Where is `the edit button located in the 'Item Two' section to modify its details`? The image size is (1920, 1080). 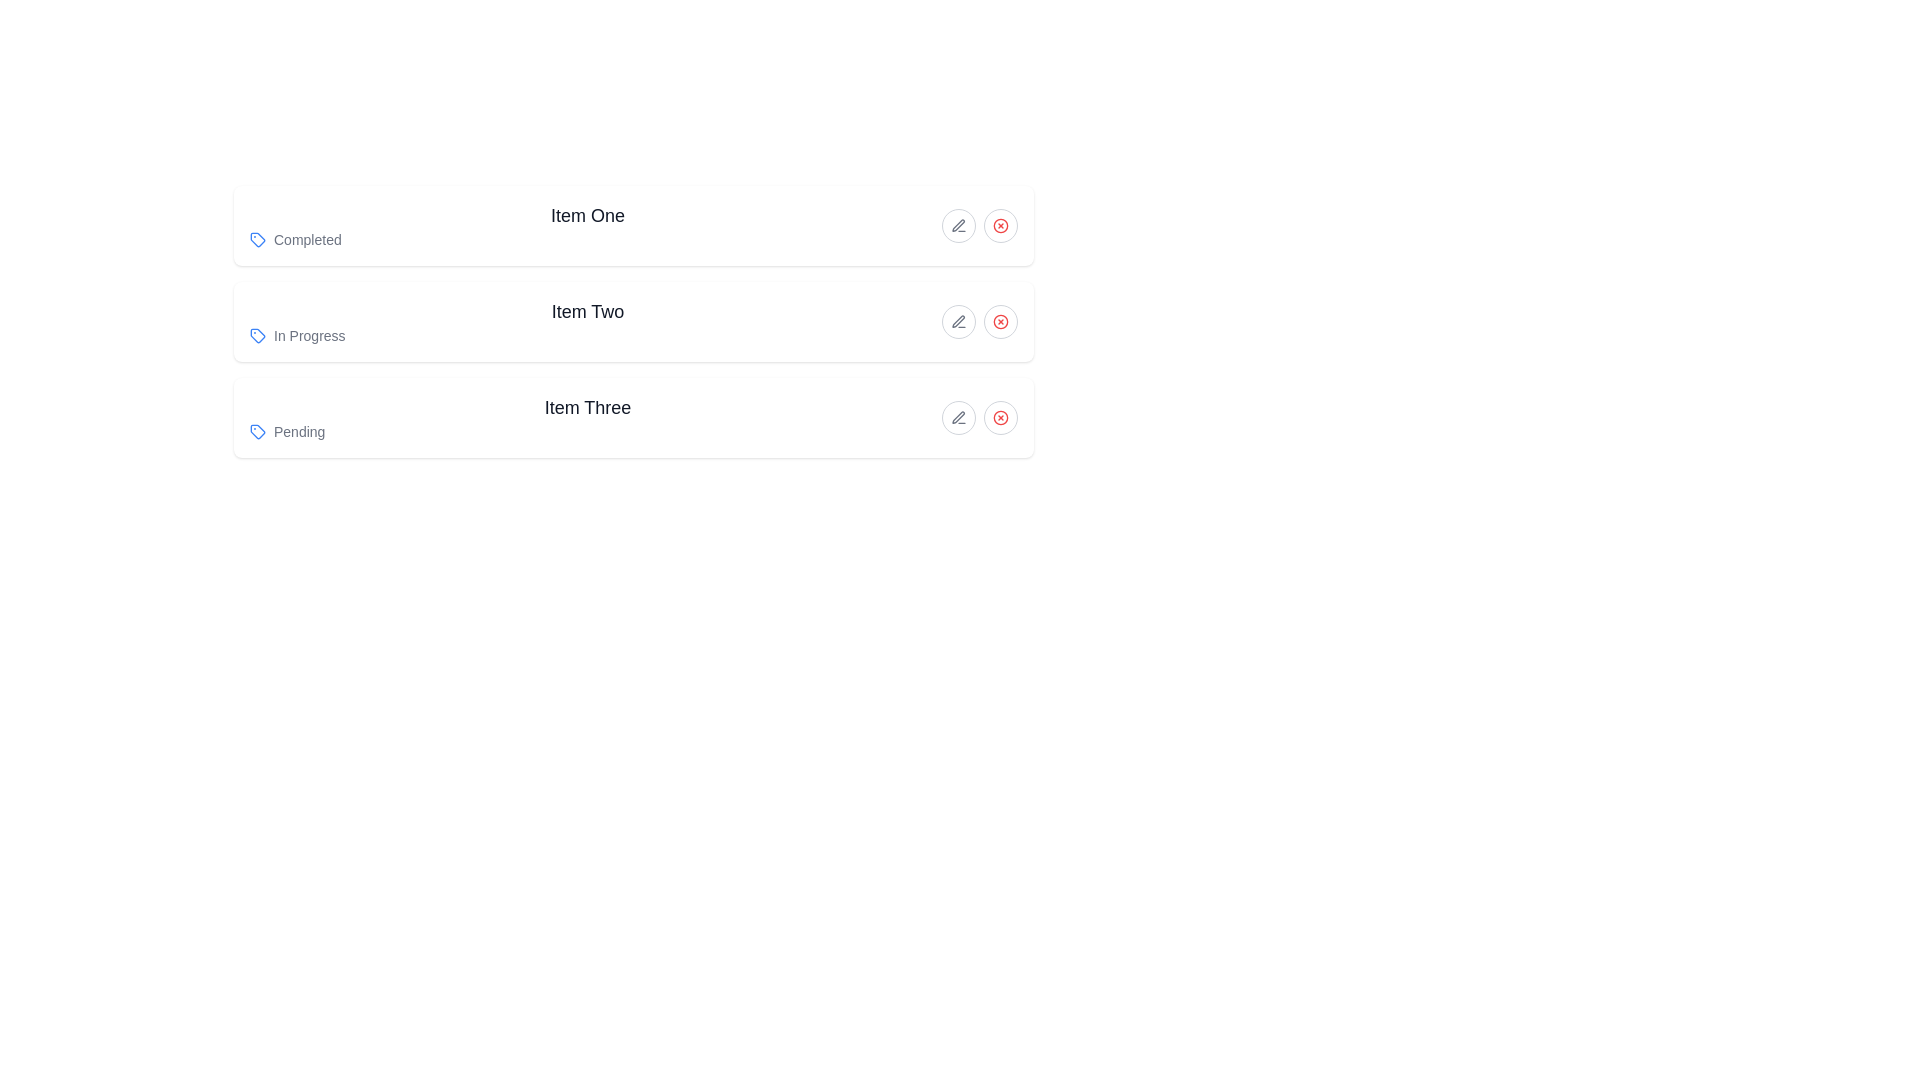
the edit button located in the 'Item Two' section to modify its details is located at coordinates (979, 320).